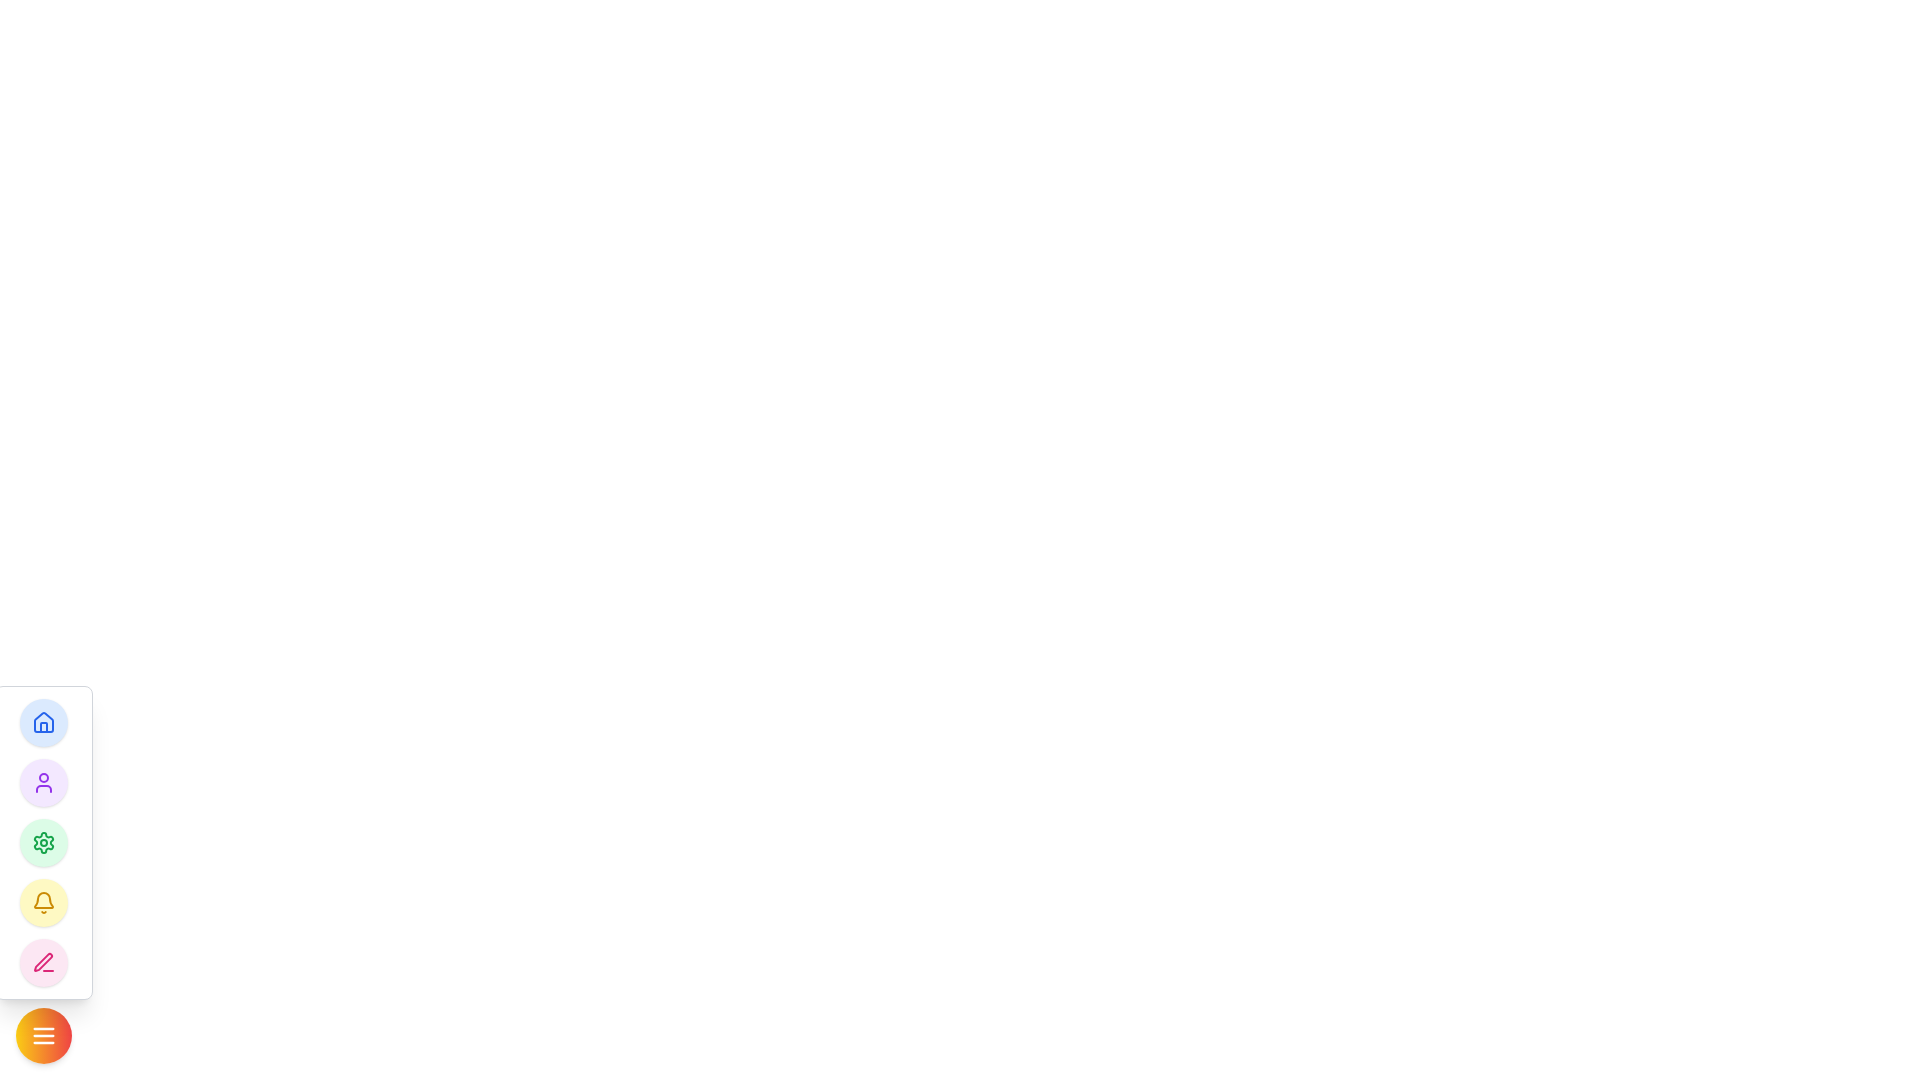 Image resolution: width=1920 pixels, height=1080 pixels. What do you see at coordinates (43, 1035) in the screenshot?
I see `the toggle button located at the bottom of the vertical button stack on the left side of the interface` at bounding box center [43, 1035].